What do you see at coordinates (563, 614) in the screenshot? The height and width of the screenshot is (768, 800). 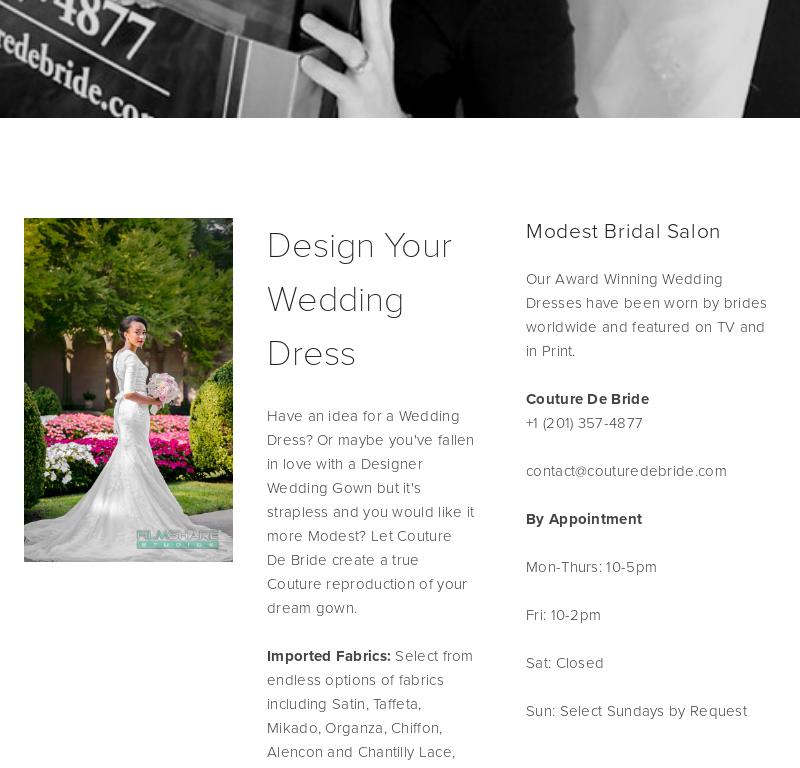 I see `'Fri: 10-2pm'` at bounding box center [563, 614].